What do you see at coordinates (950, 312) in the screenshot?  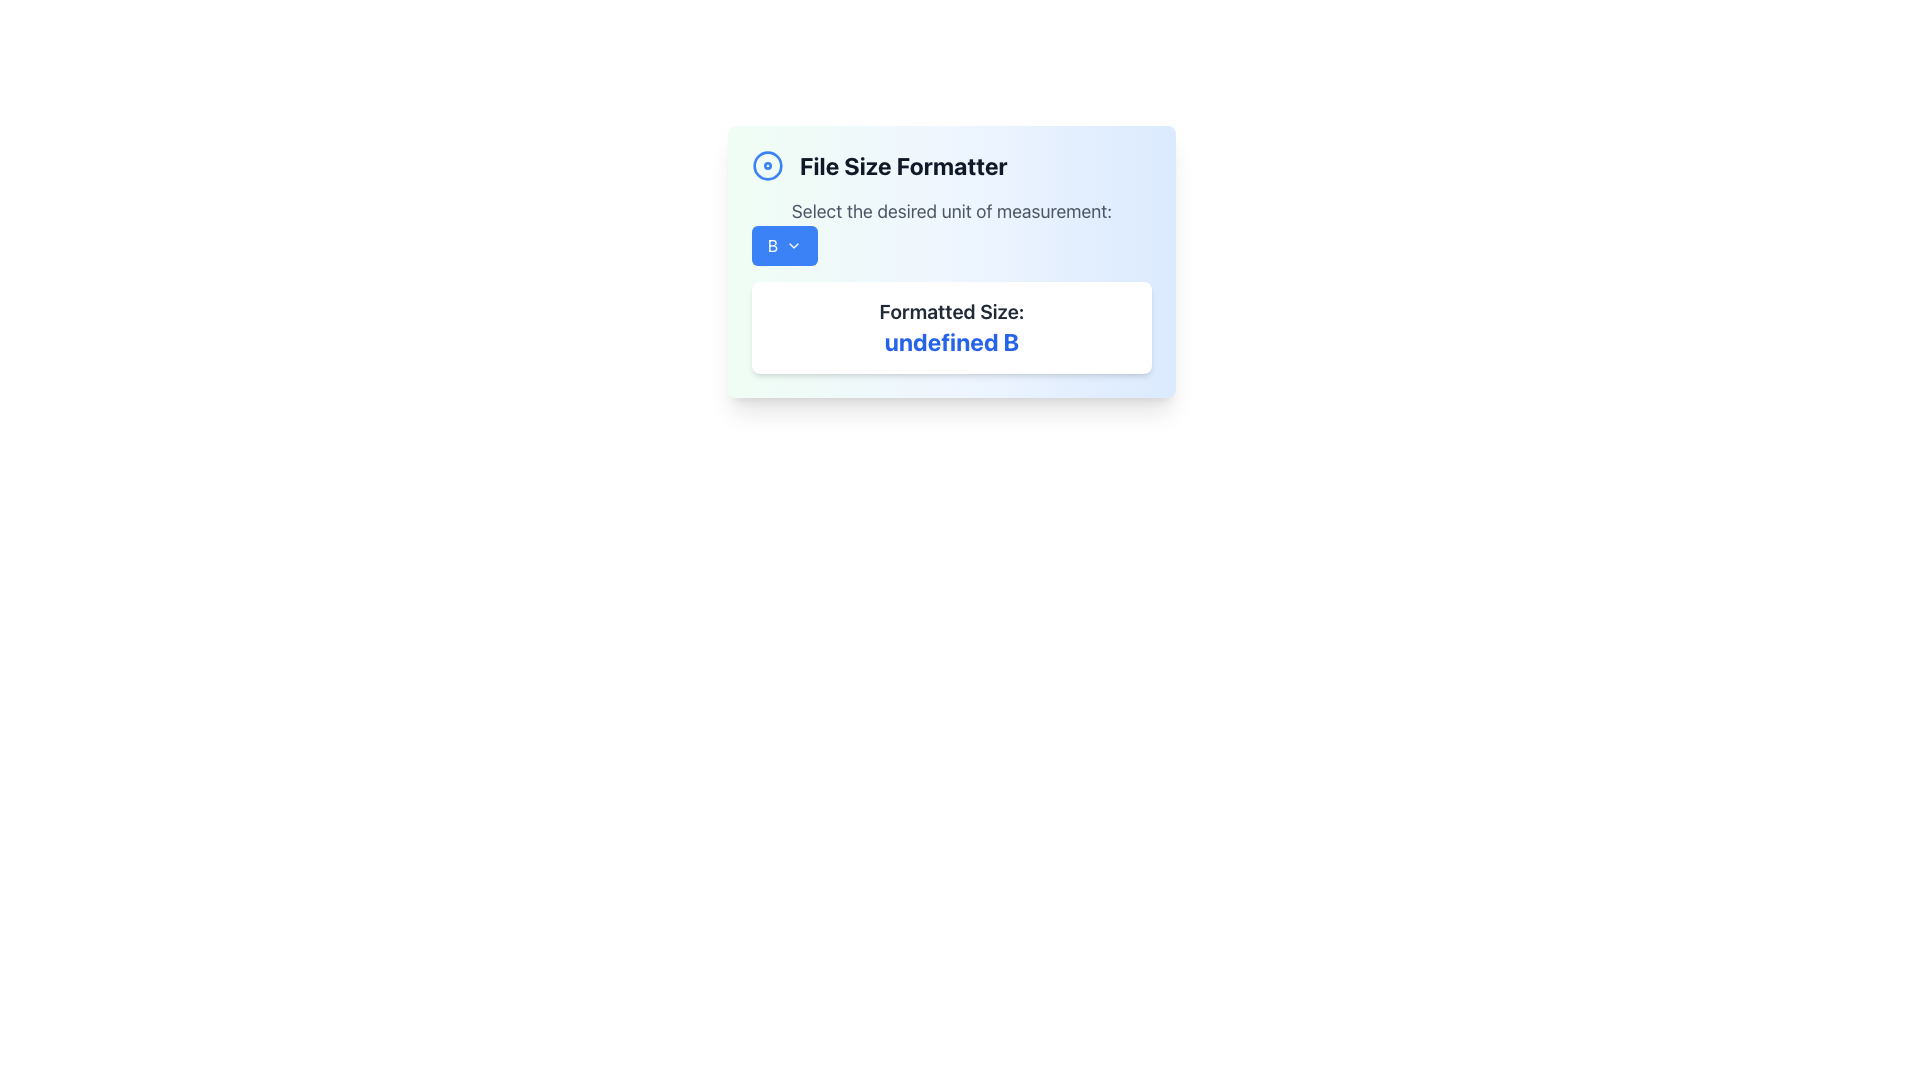 I see `the text label displaying 'Formatted Size:' in a bold font style with a light gray color, located at the top of a group within a white, rounded rectangular box` at bounding box center [950, 312].